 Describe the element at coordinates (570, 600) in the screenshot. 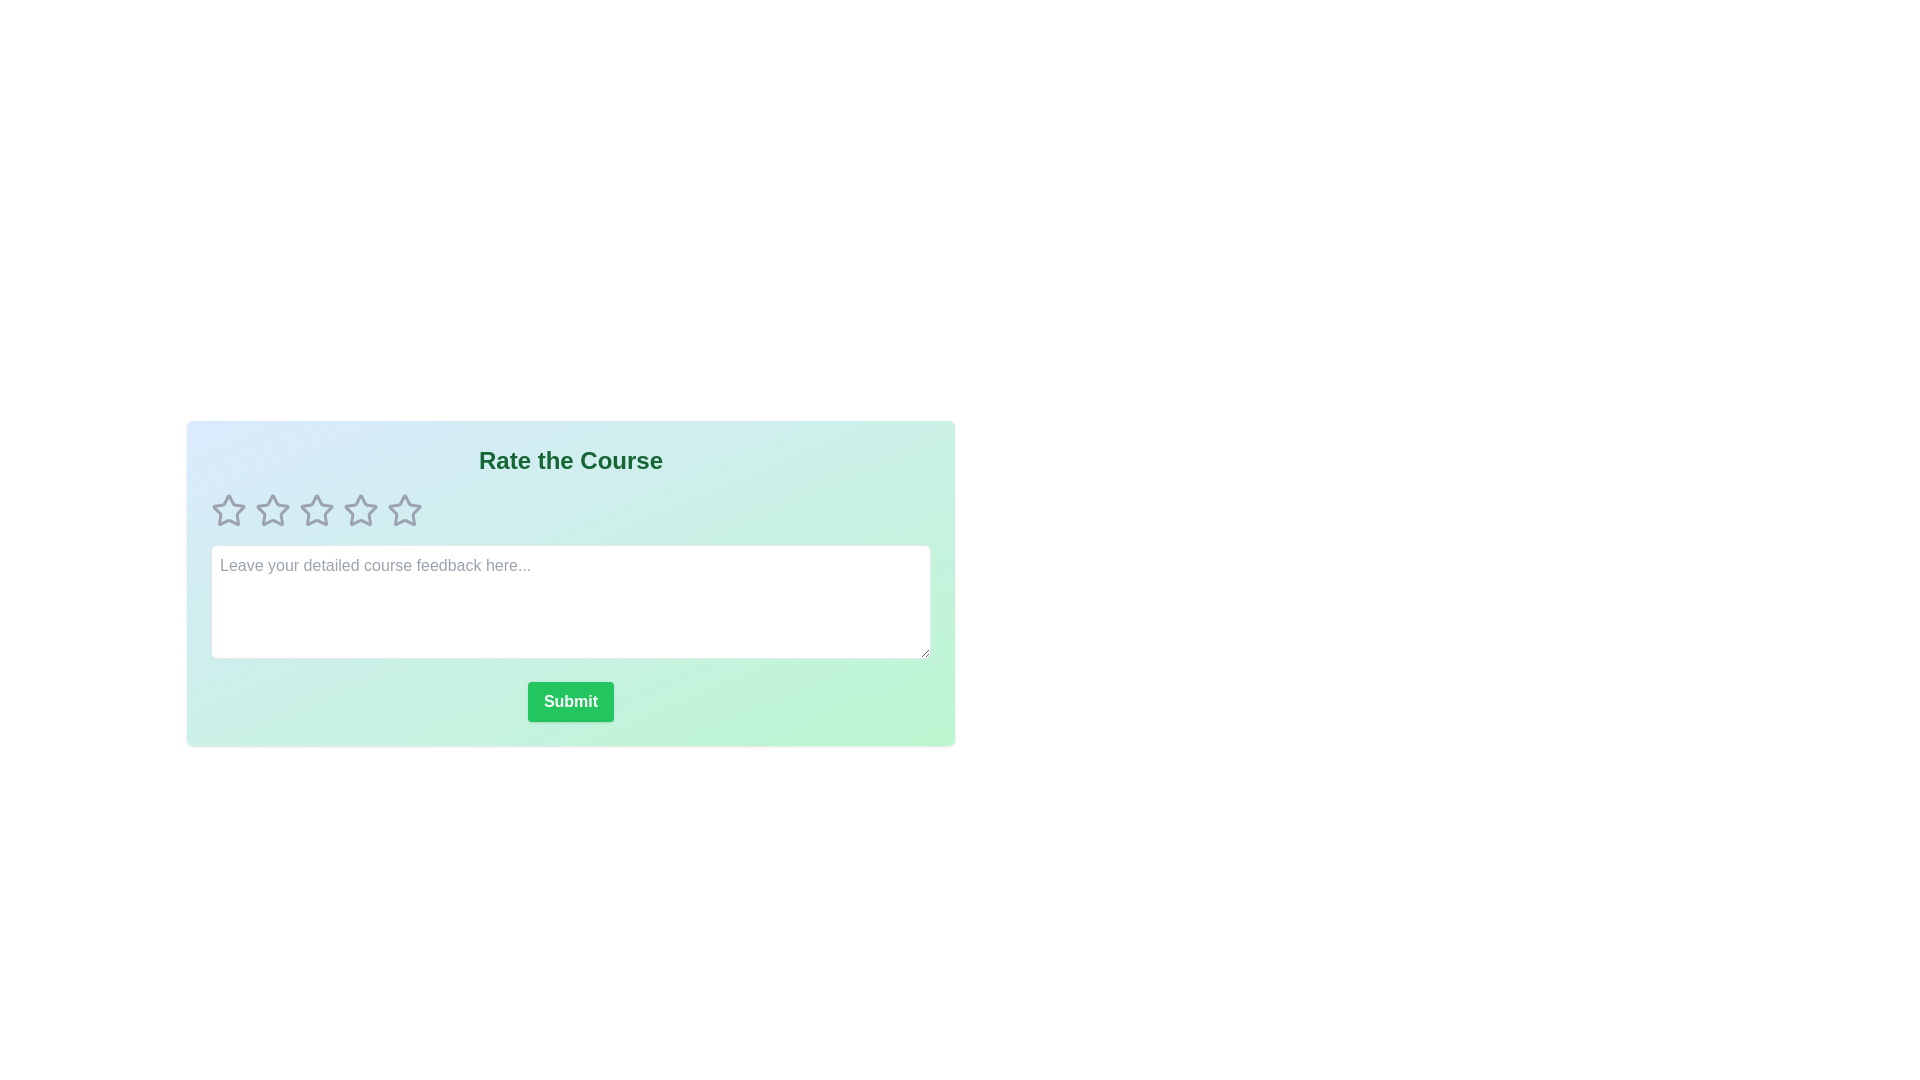

I see `the feedback textbox to select it and enable text input` at that location.